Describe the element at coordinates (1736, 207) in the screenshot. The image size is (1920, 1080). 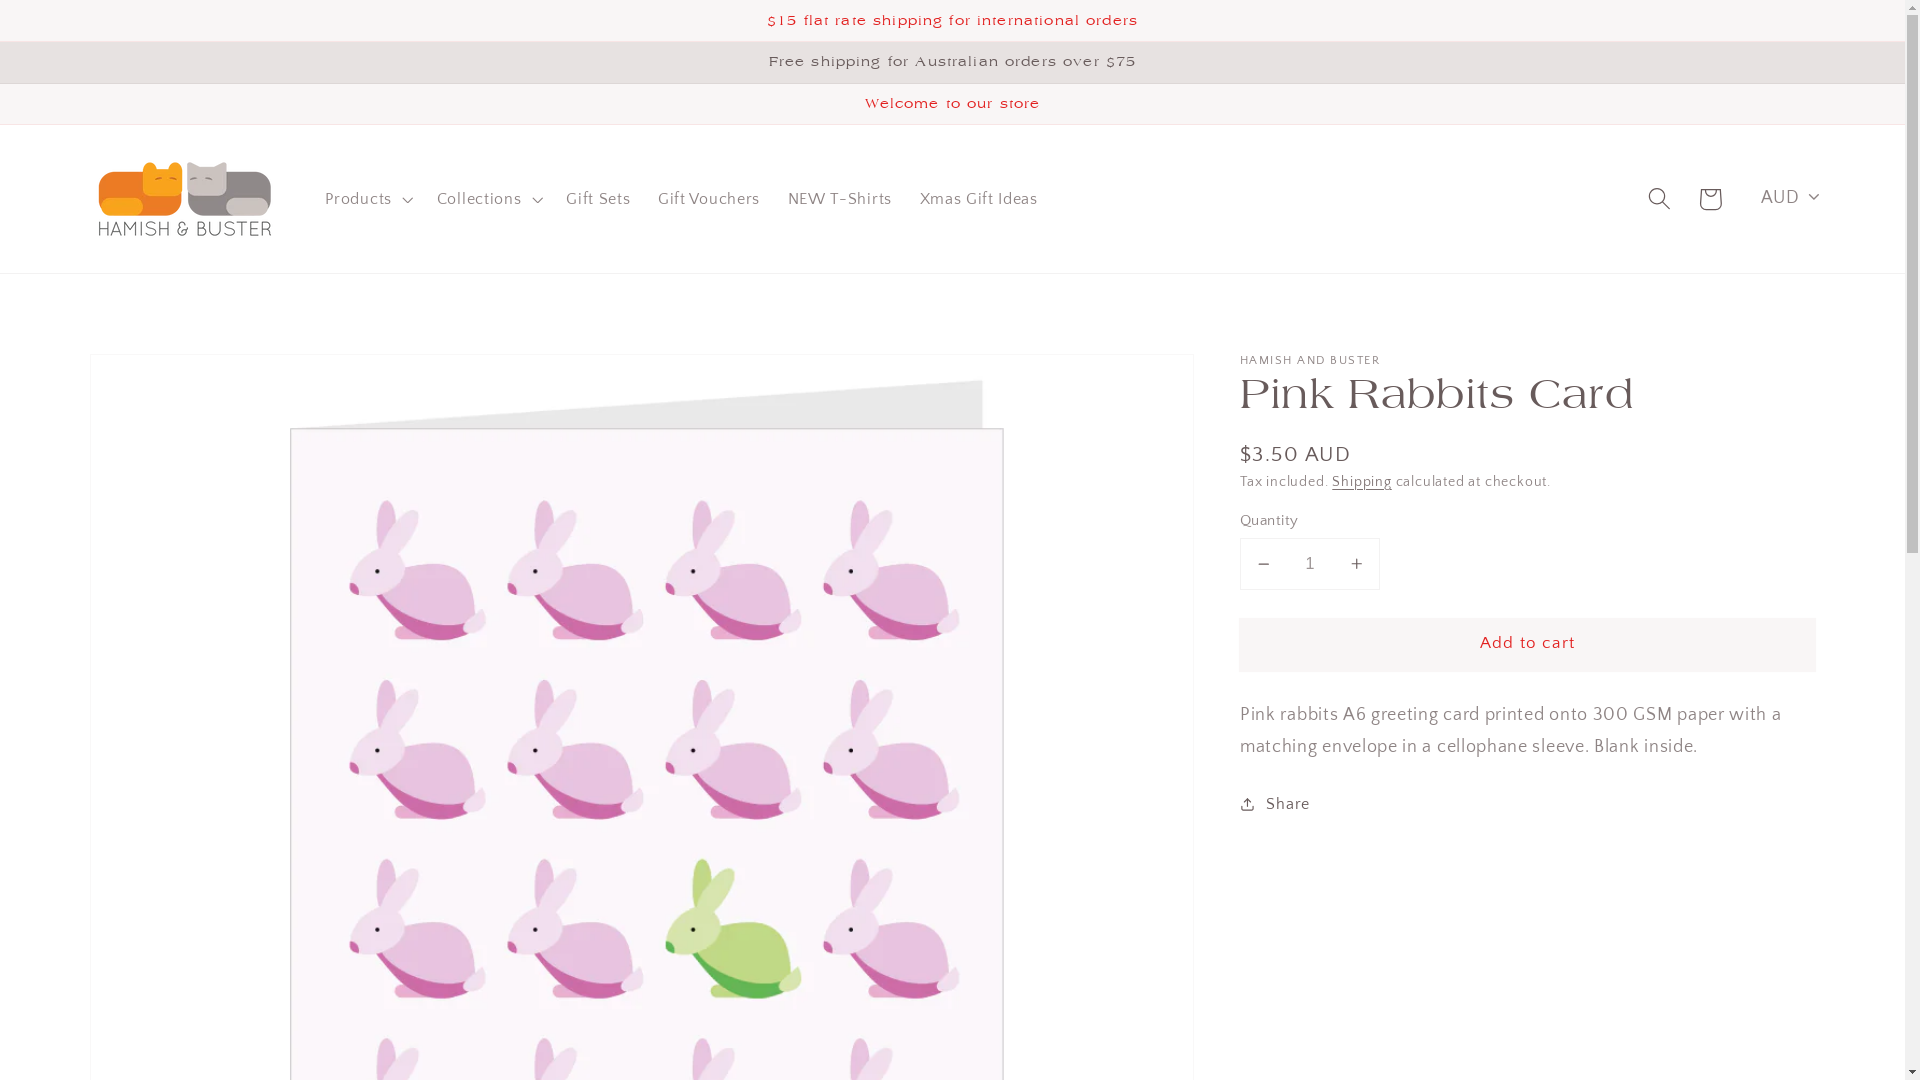
I see `'AUD'` at that location.